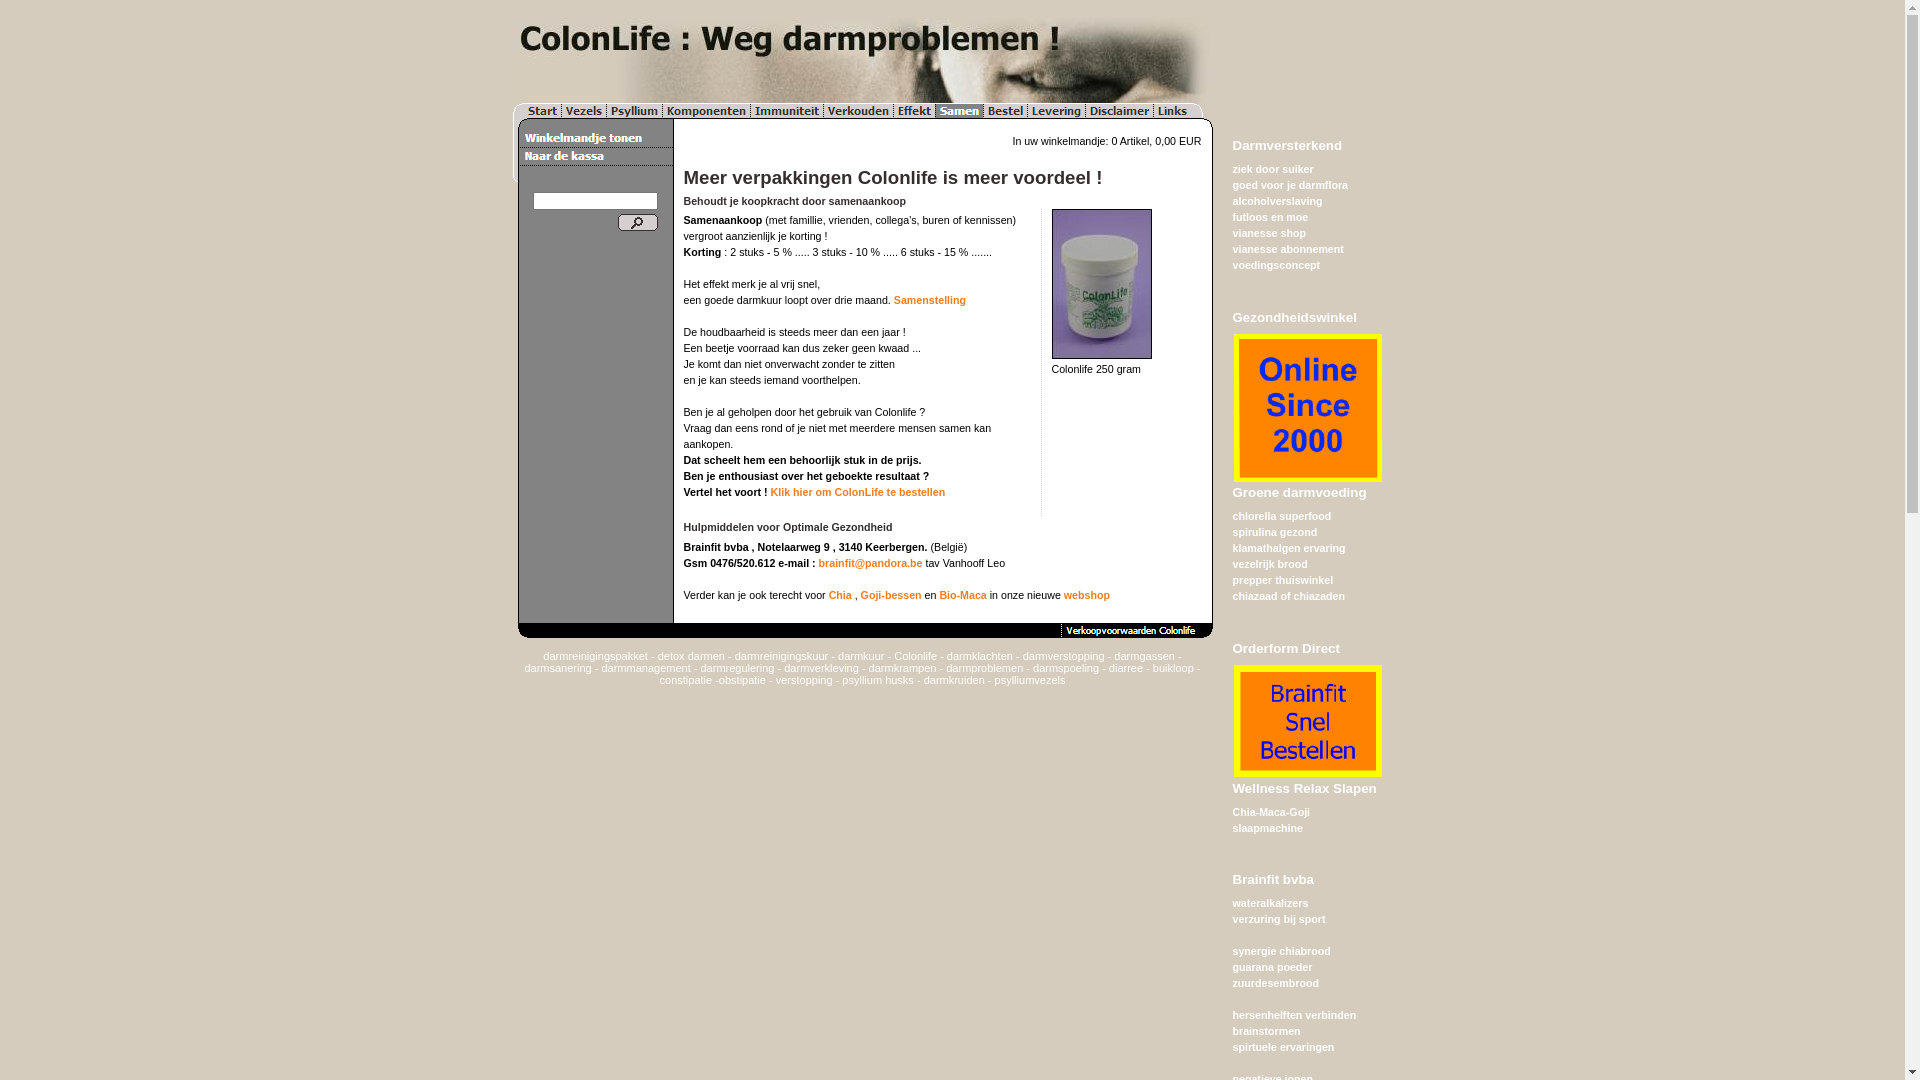 This screenshot has height=1080, width=1920. I want to click on 'Klik hier om ColonLife te bestellen', so click(770, 492).